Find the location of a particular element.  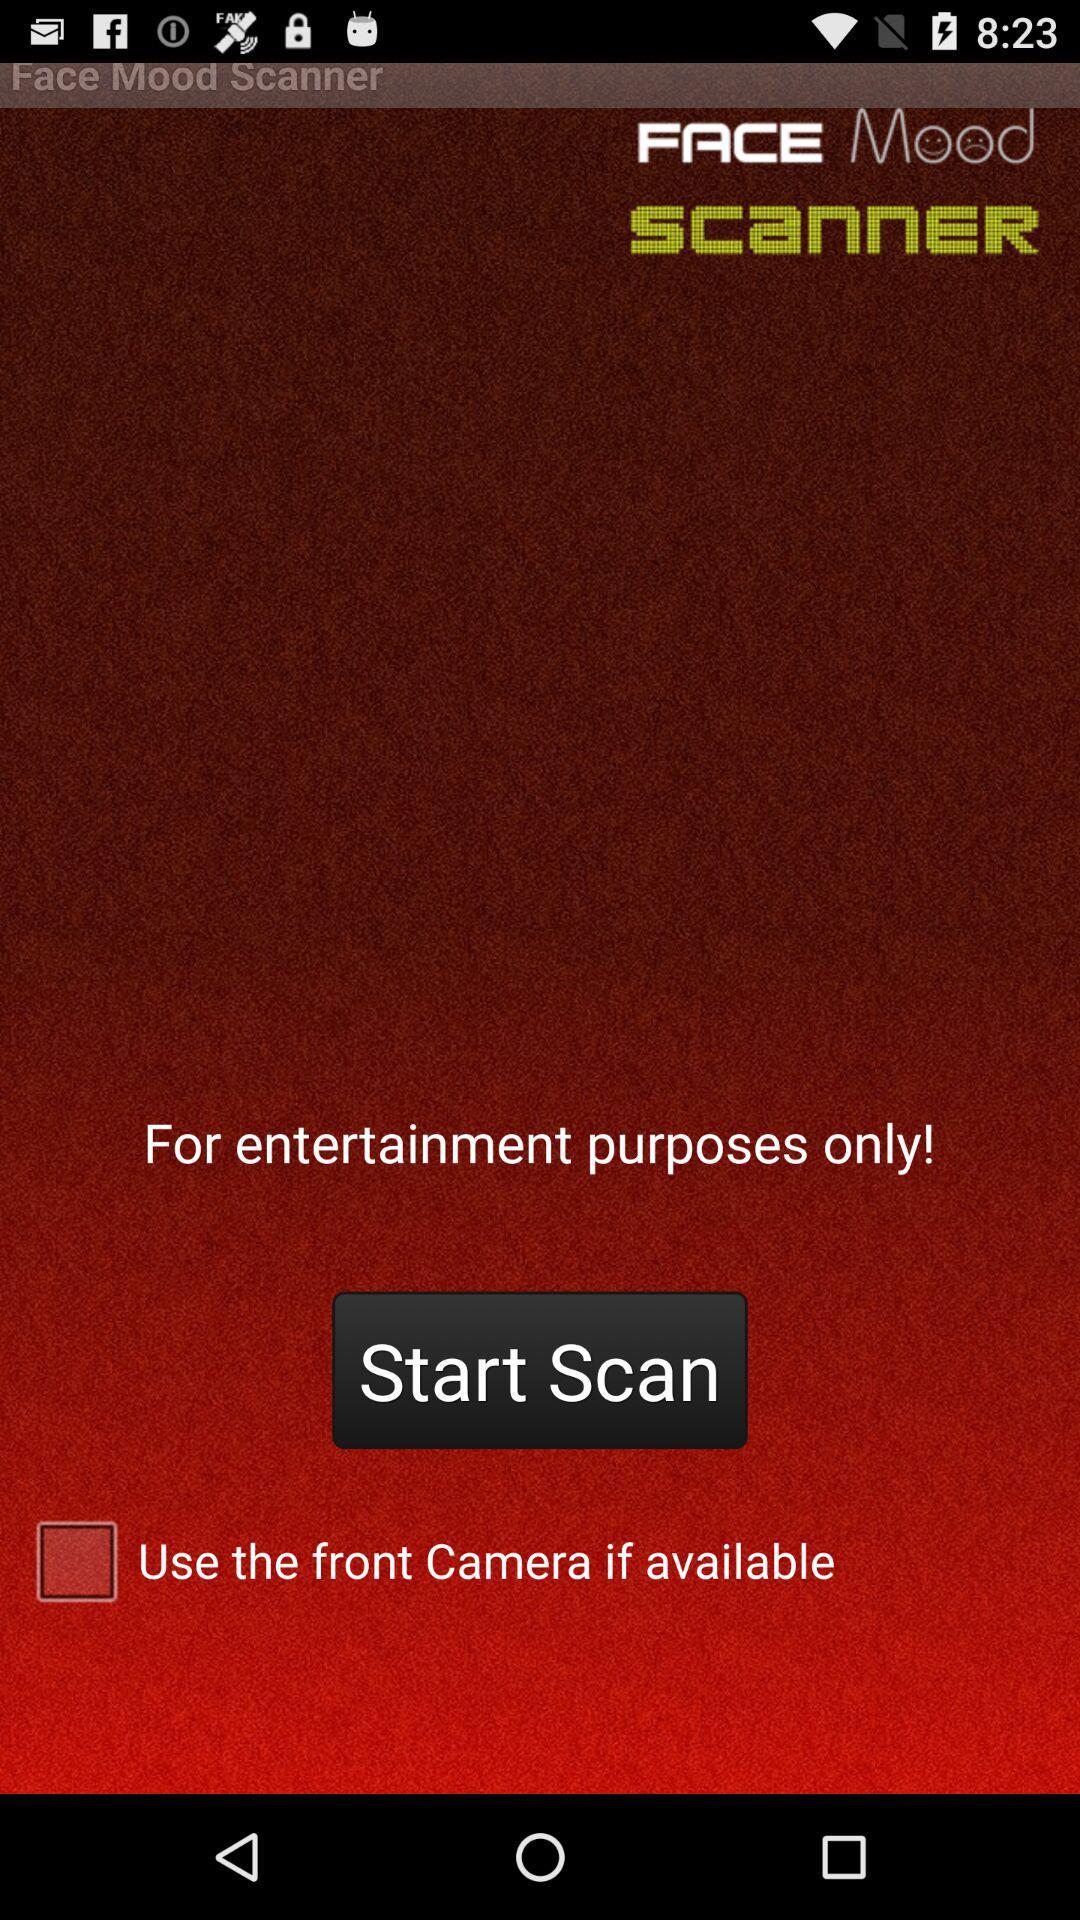

icon below start scan item is located at coordinates (540, 1559).